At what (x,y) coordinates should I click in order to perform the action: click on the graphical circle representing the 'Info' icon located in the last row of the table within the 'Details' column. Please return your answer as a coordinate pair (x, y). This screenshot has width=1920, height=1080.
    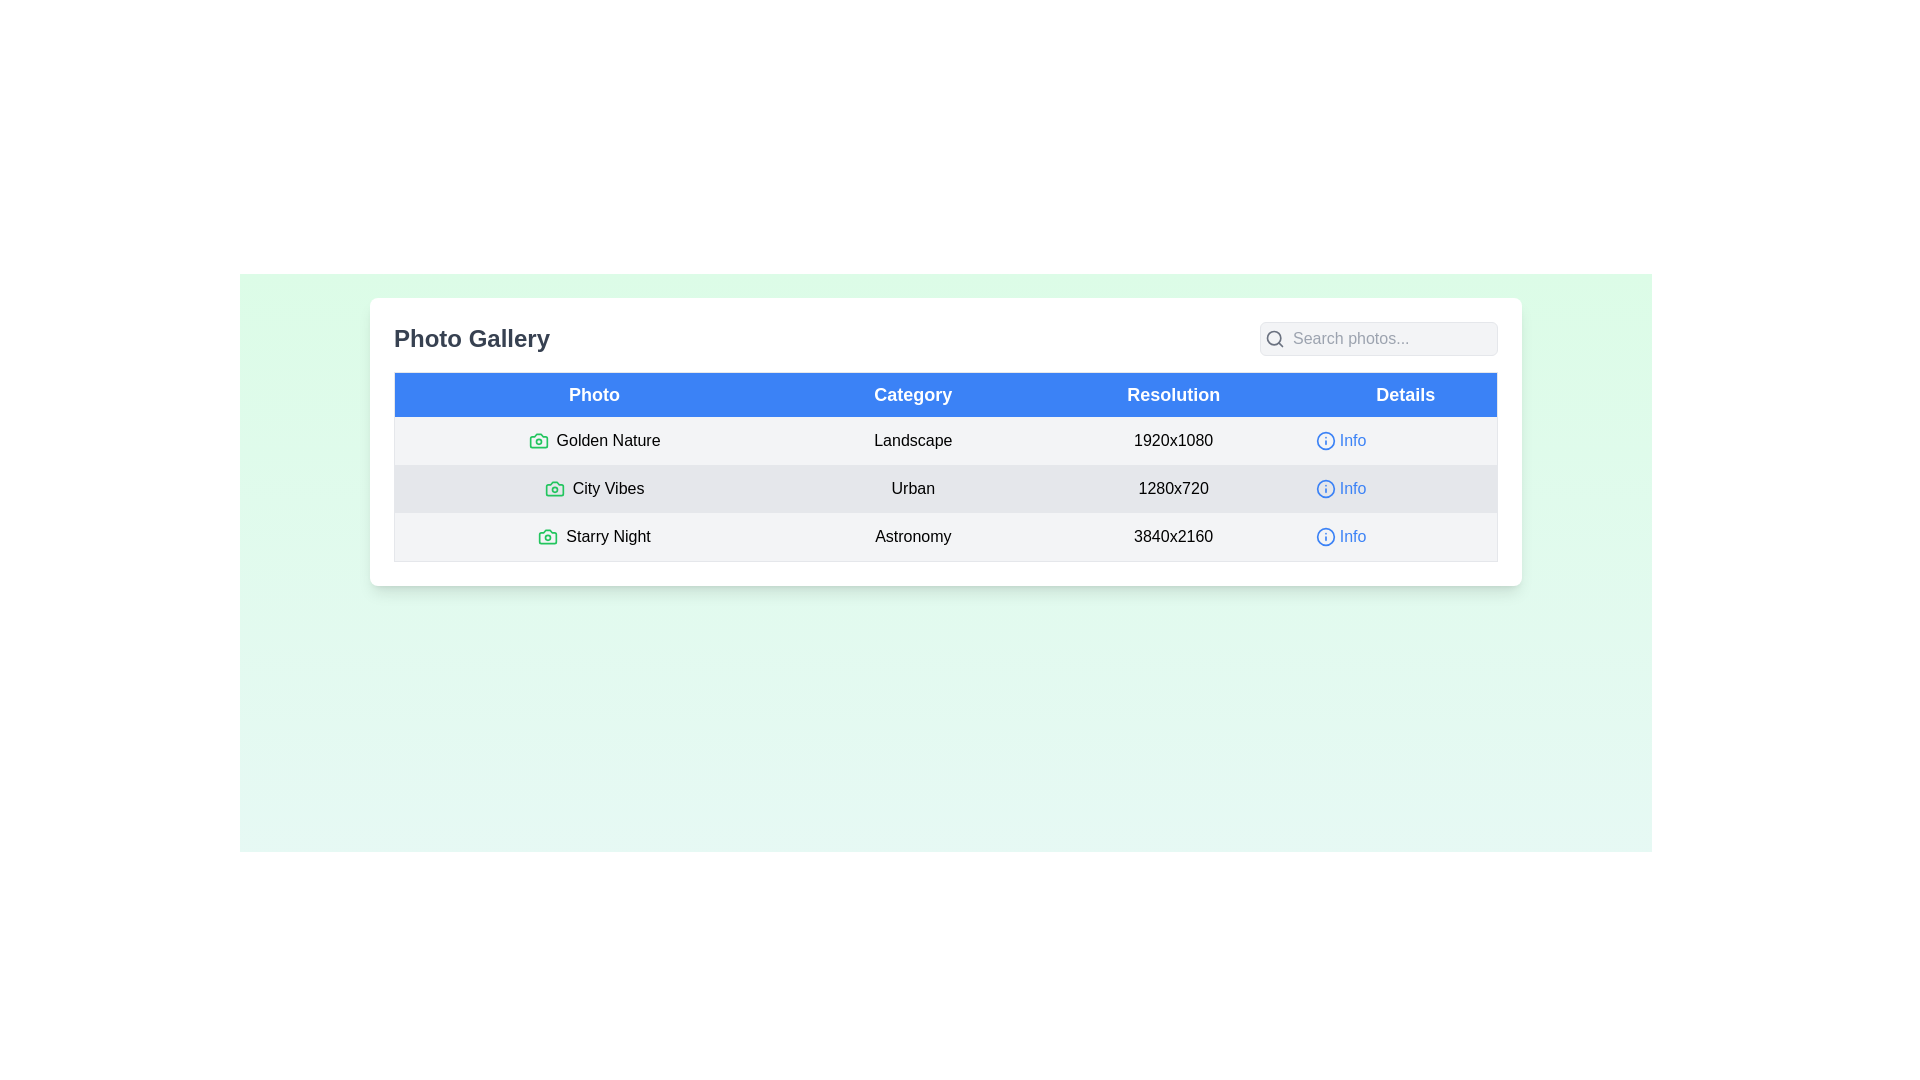
    Looking at the image, I should click on (1325, 535).